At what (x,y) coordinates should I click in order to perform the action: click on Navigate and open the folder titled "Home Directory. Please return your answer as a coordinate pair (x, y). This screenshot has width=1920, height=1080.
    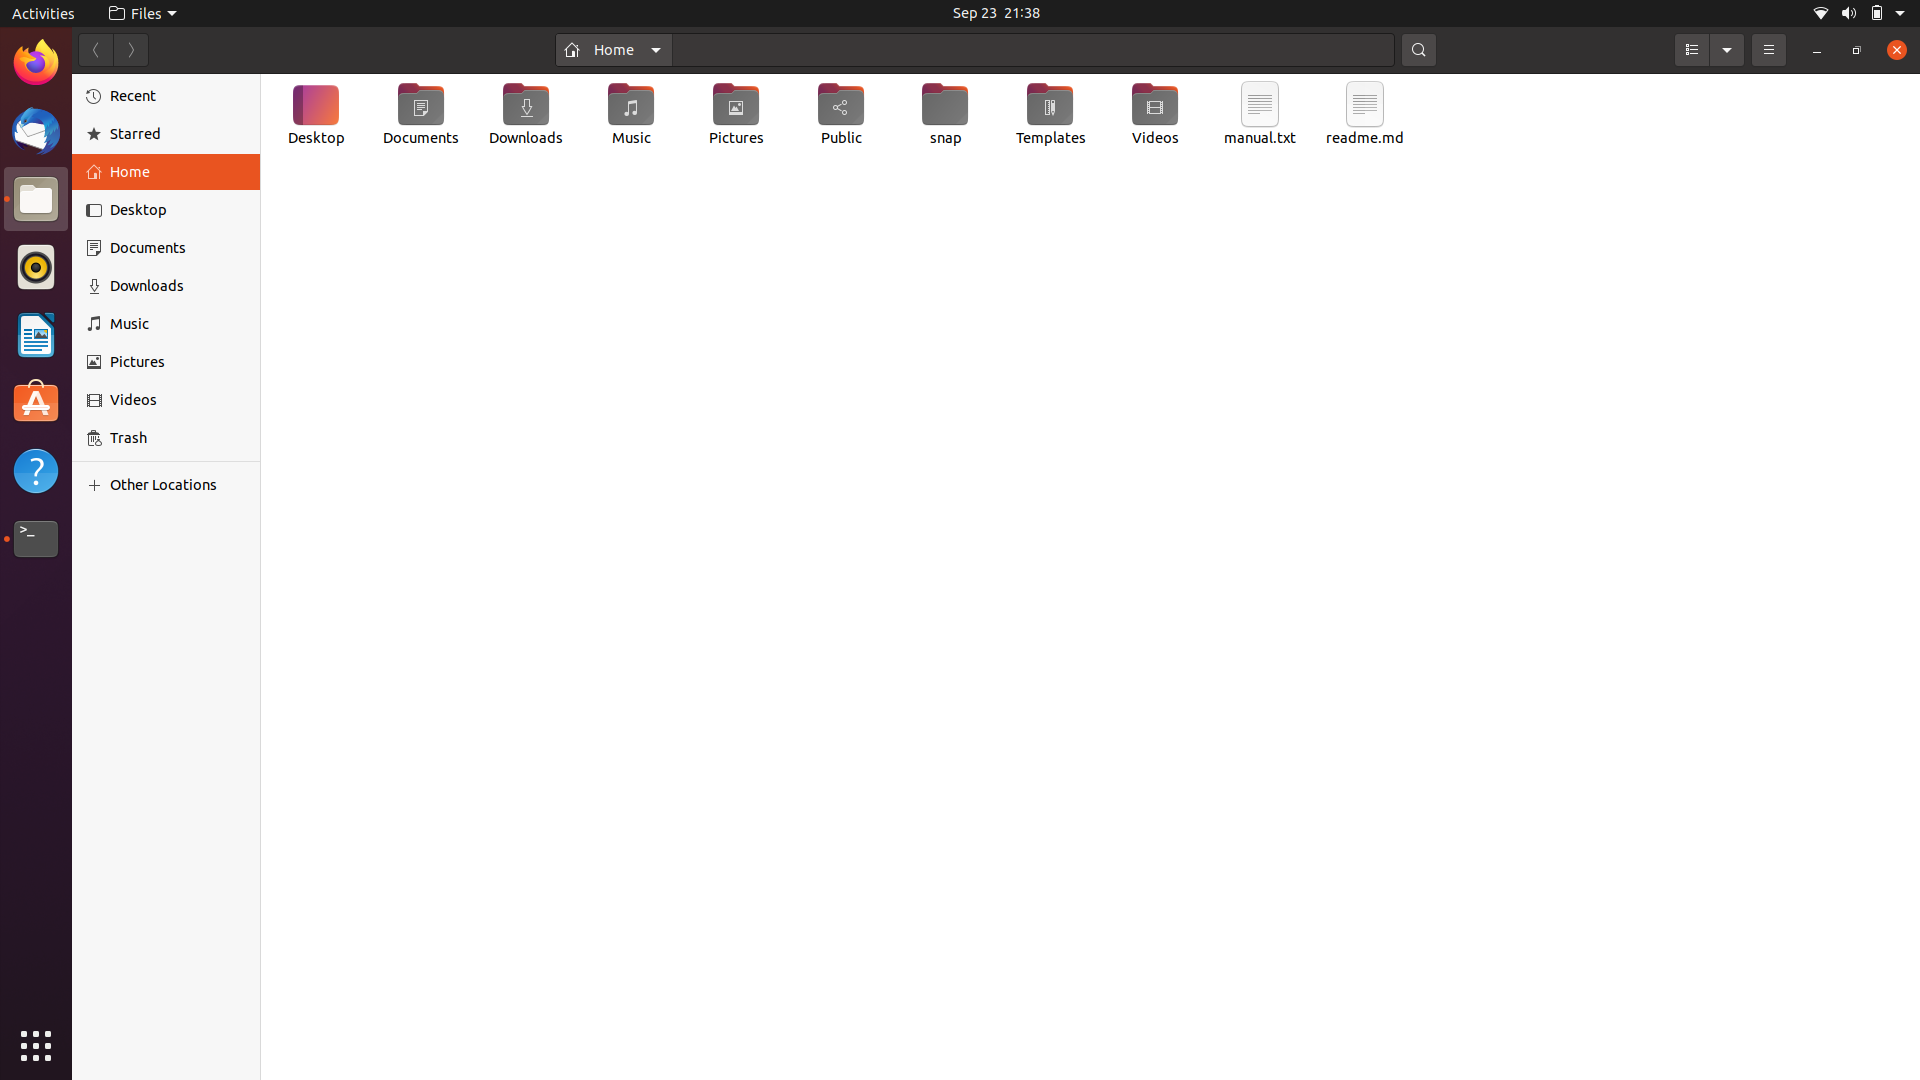
    Looking at the image, I should click on (612, 48).